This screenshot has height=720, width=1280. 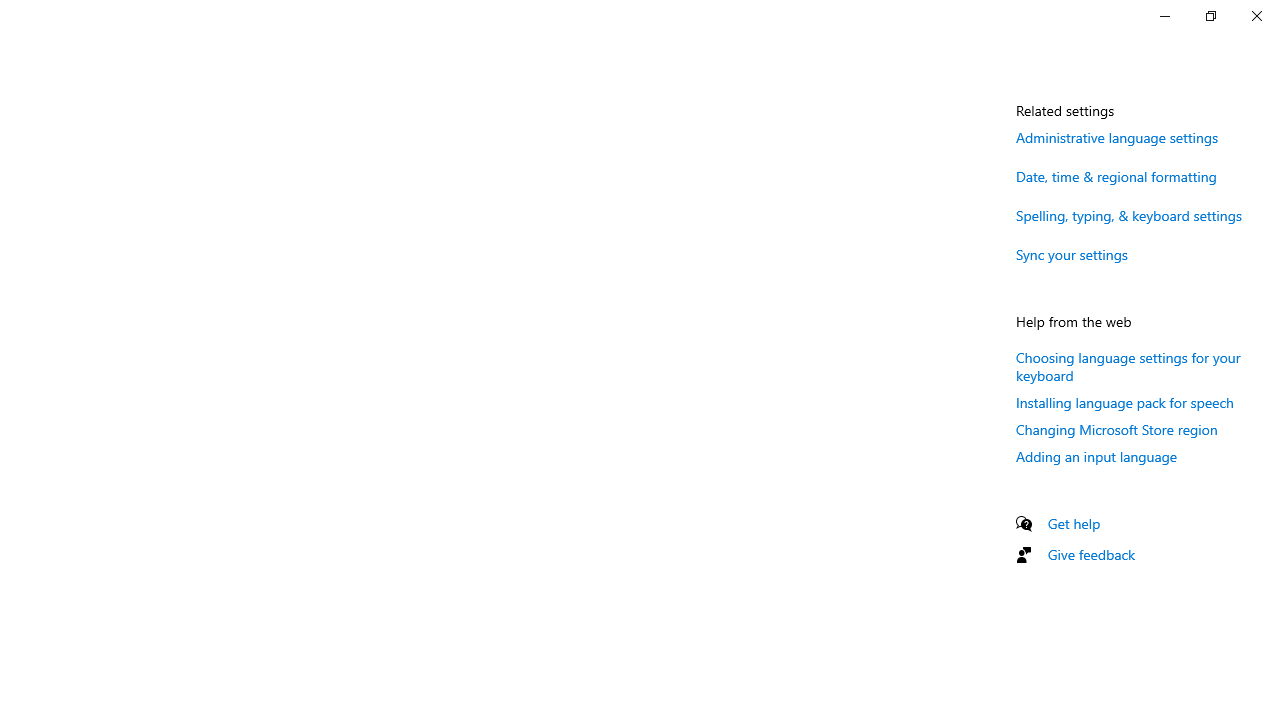 I want to click on 'Close Settings', so click(x=1255, y=15).